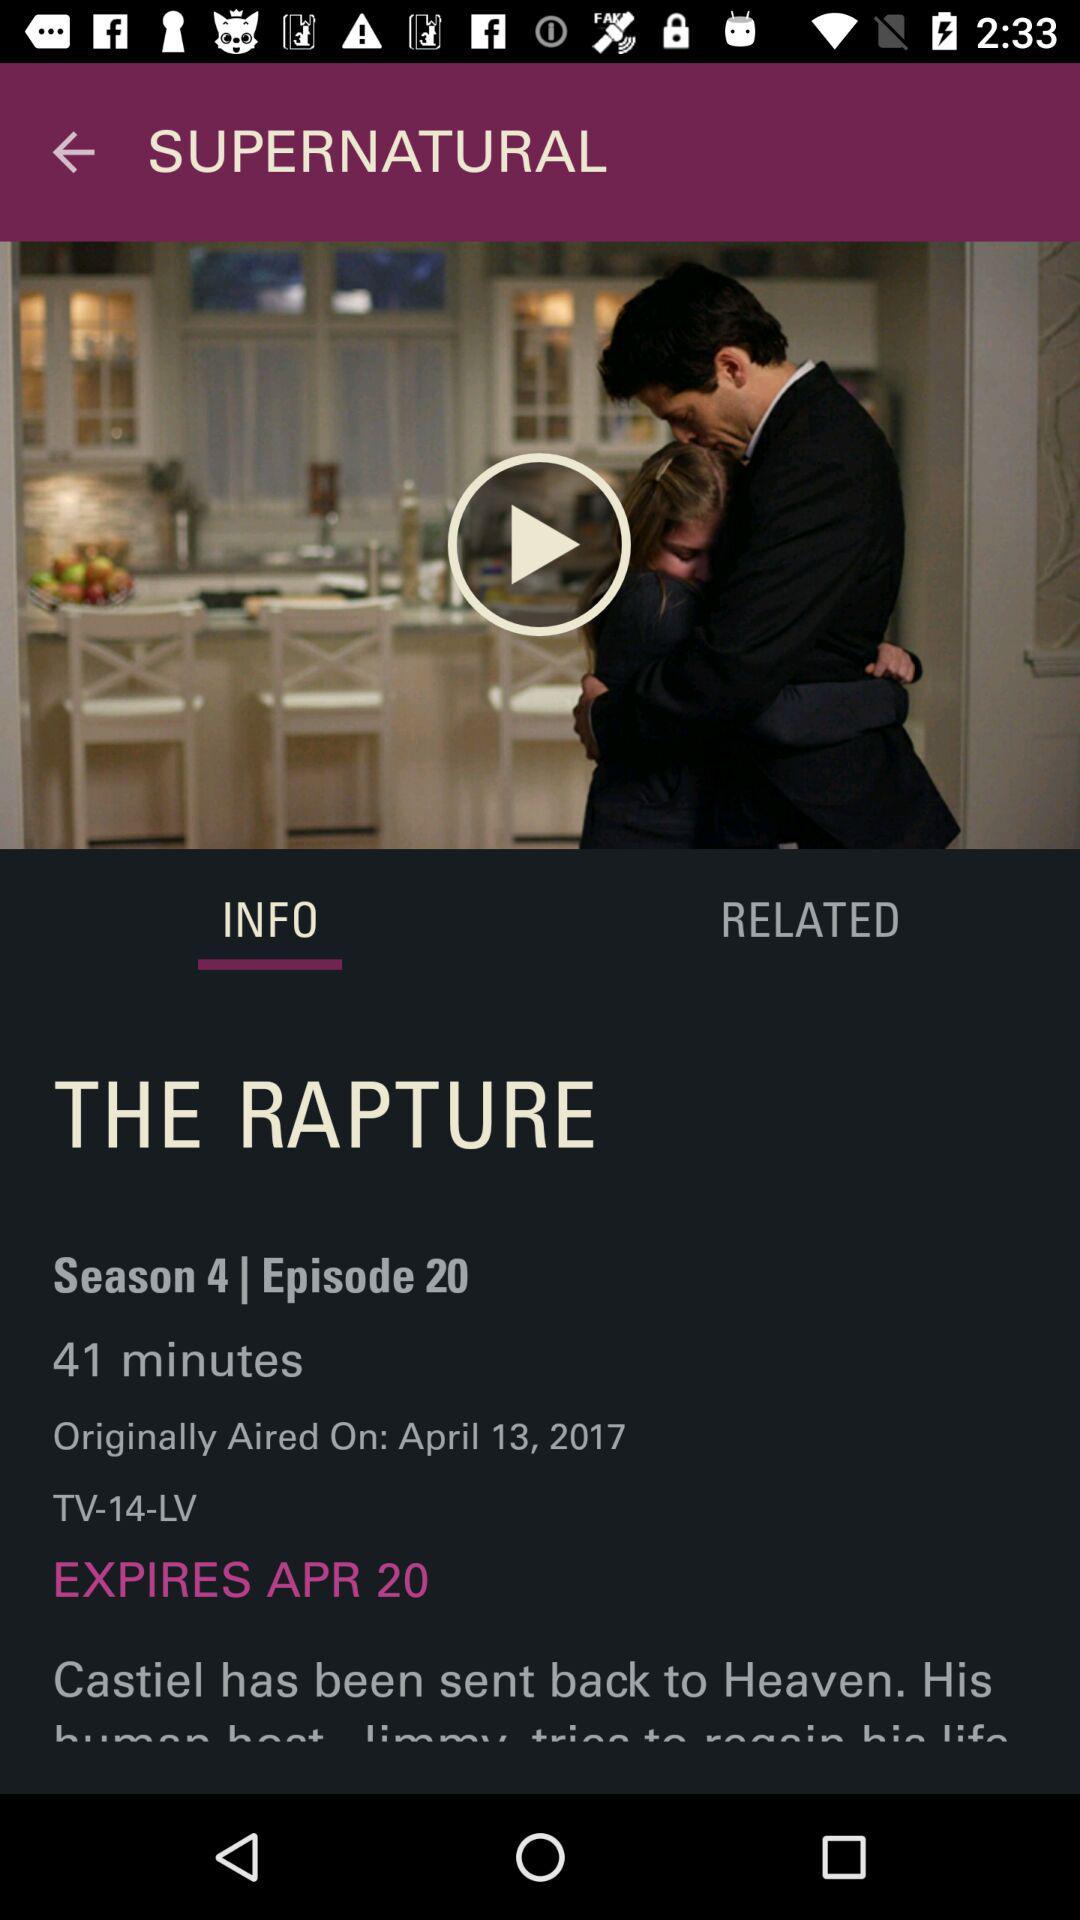  I want to click on the item above the 41 minutes, so click(259, 1287).